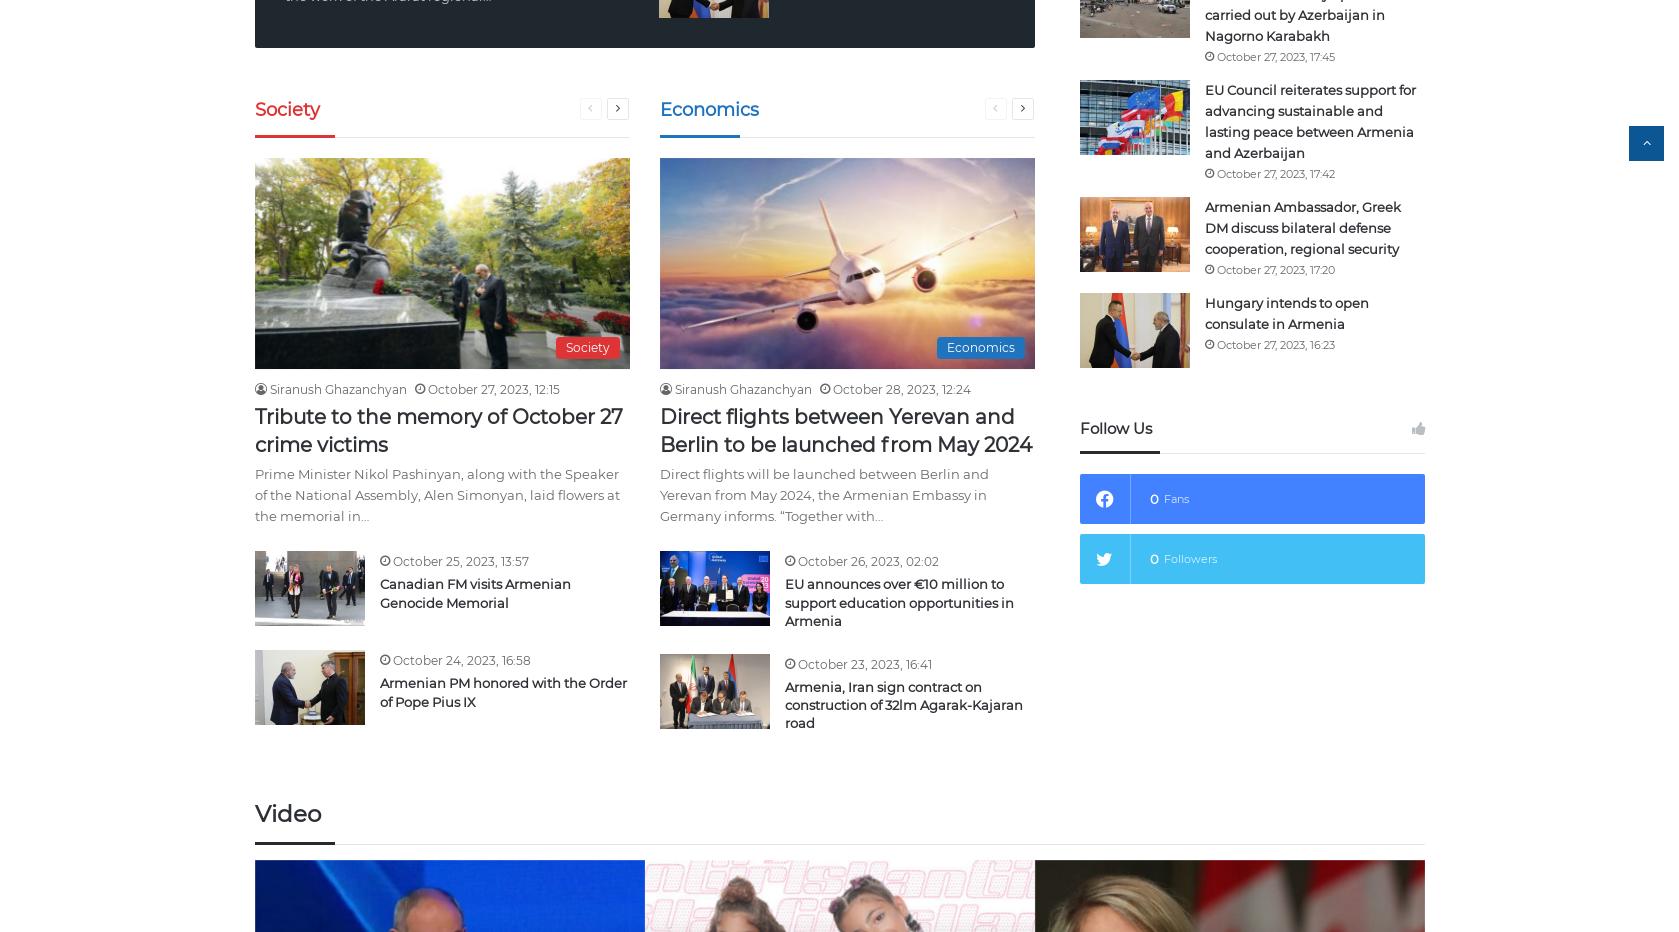  What do you see at coordinates (286, 812) in the screenshot?
I see `'Video'` at bounding box center [286, 812].